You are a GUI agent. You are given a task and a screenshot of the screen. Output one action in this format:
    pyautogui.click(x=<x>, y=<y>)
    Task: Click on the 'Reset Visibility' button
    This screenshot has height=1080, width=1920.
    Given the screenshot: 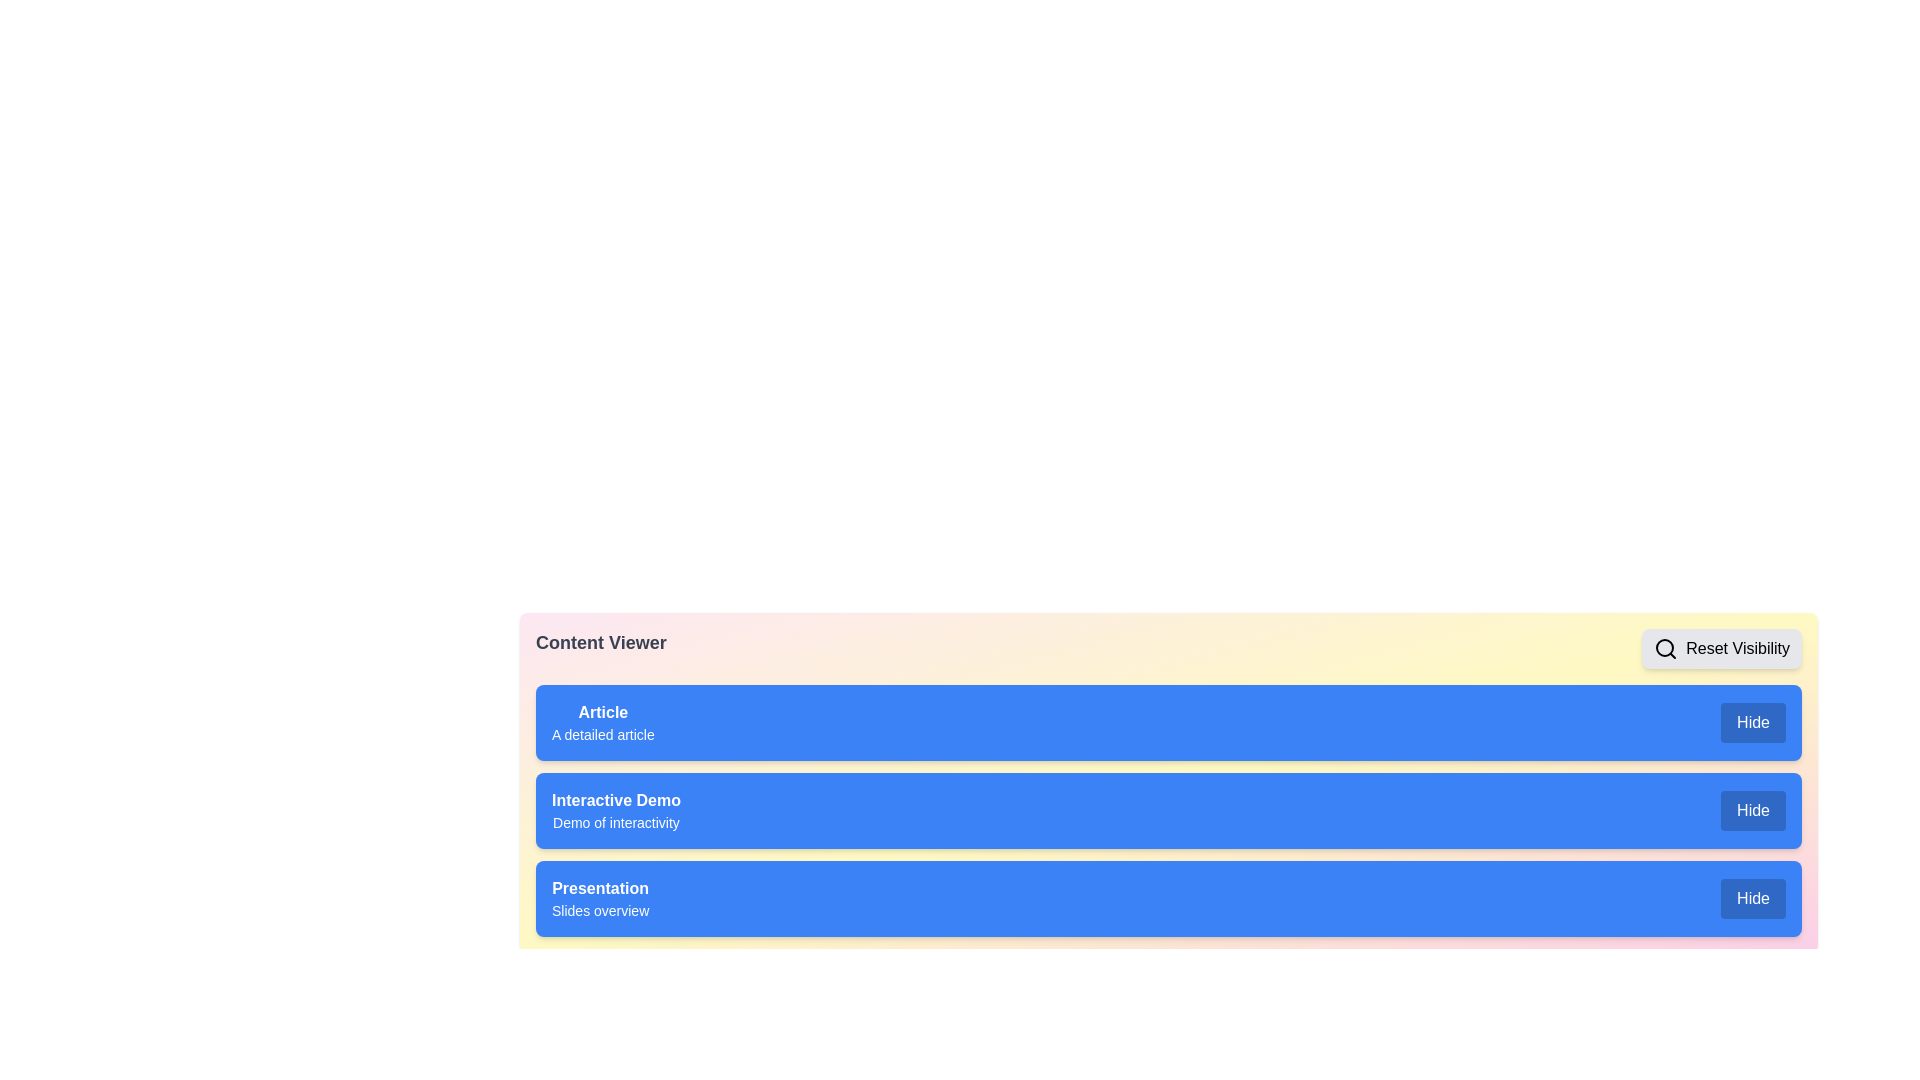 What is the action you would take?
    pyautogui.click(x=1721, y=648)
    